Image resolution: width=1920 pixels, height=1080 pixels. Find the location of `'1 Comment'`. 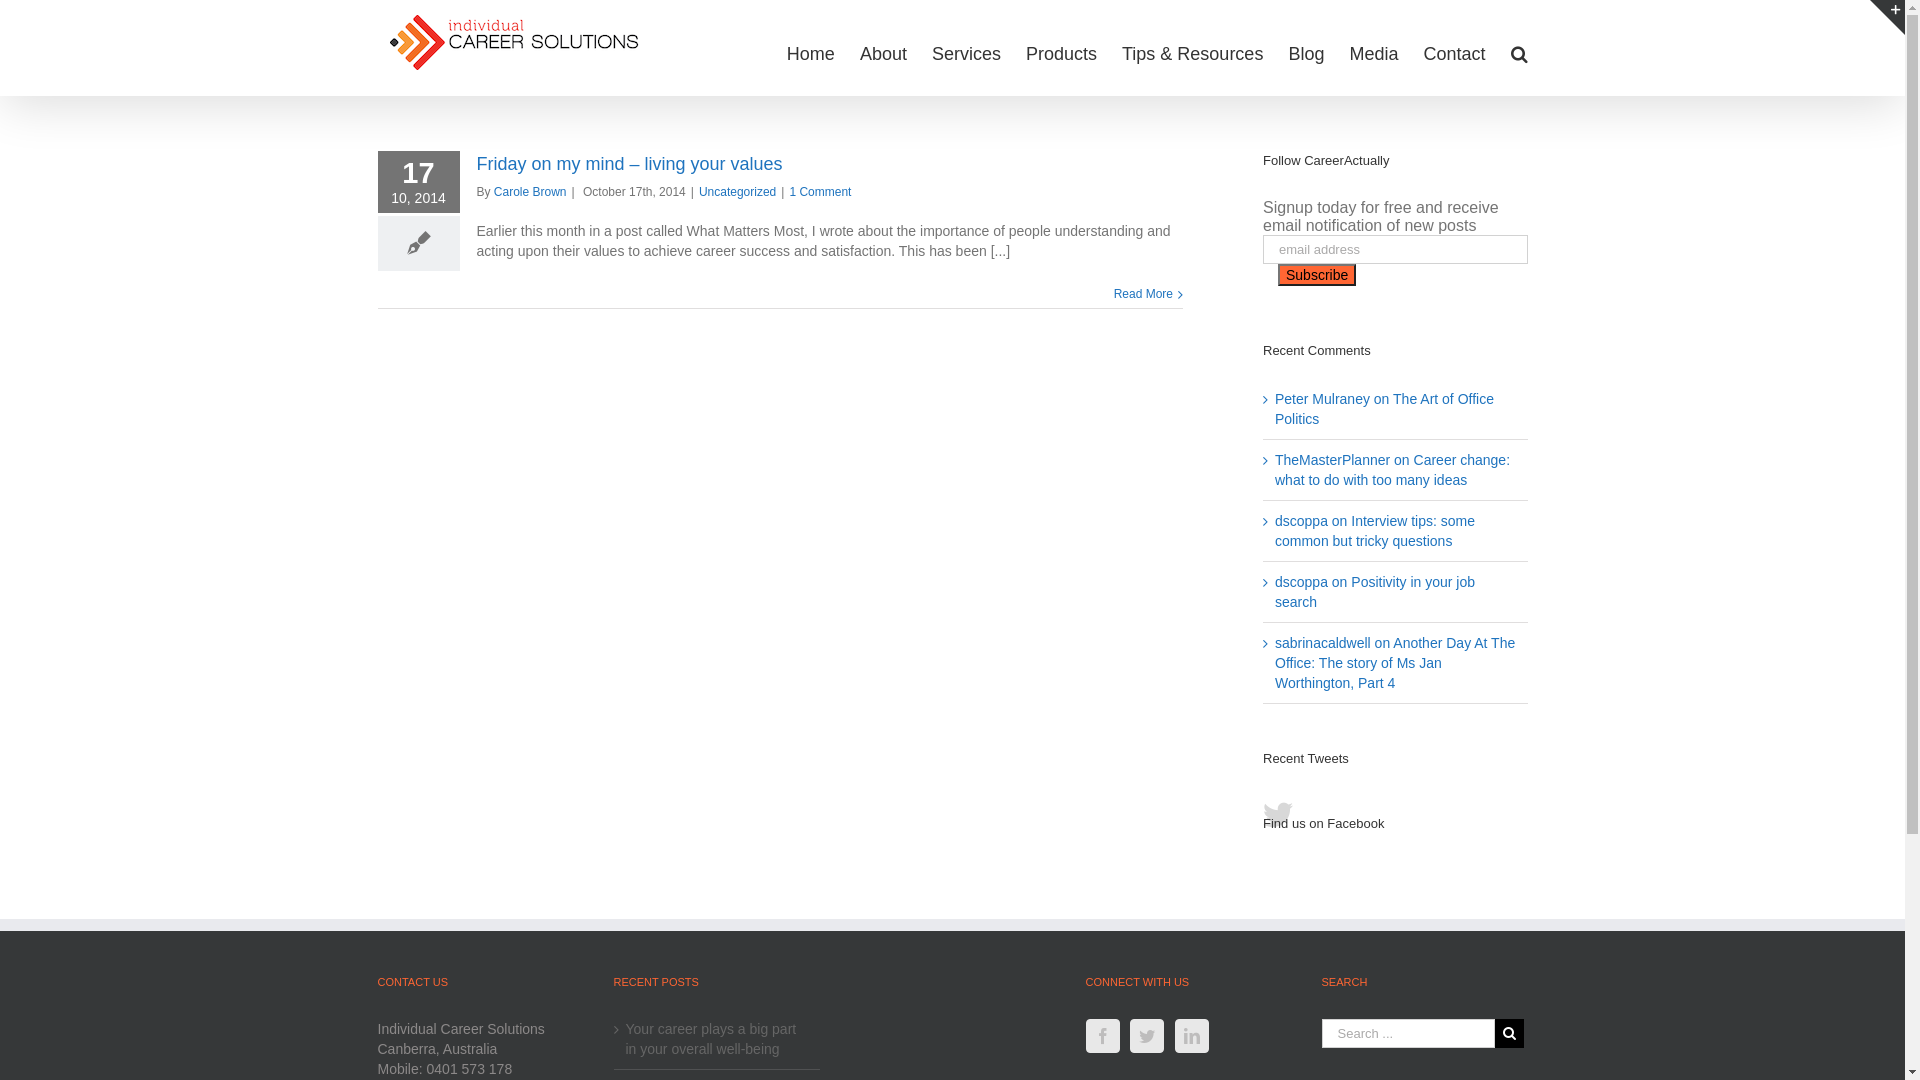

'1 Comment' is located at coordinates (820, 192).